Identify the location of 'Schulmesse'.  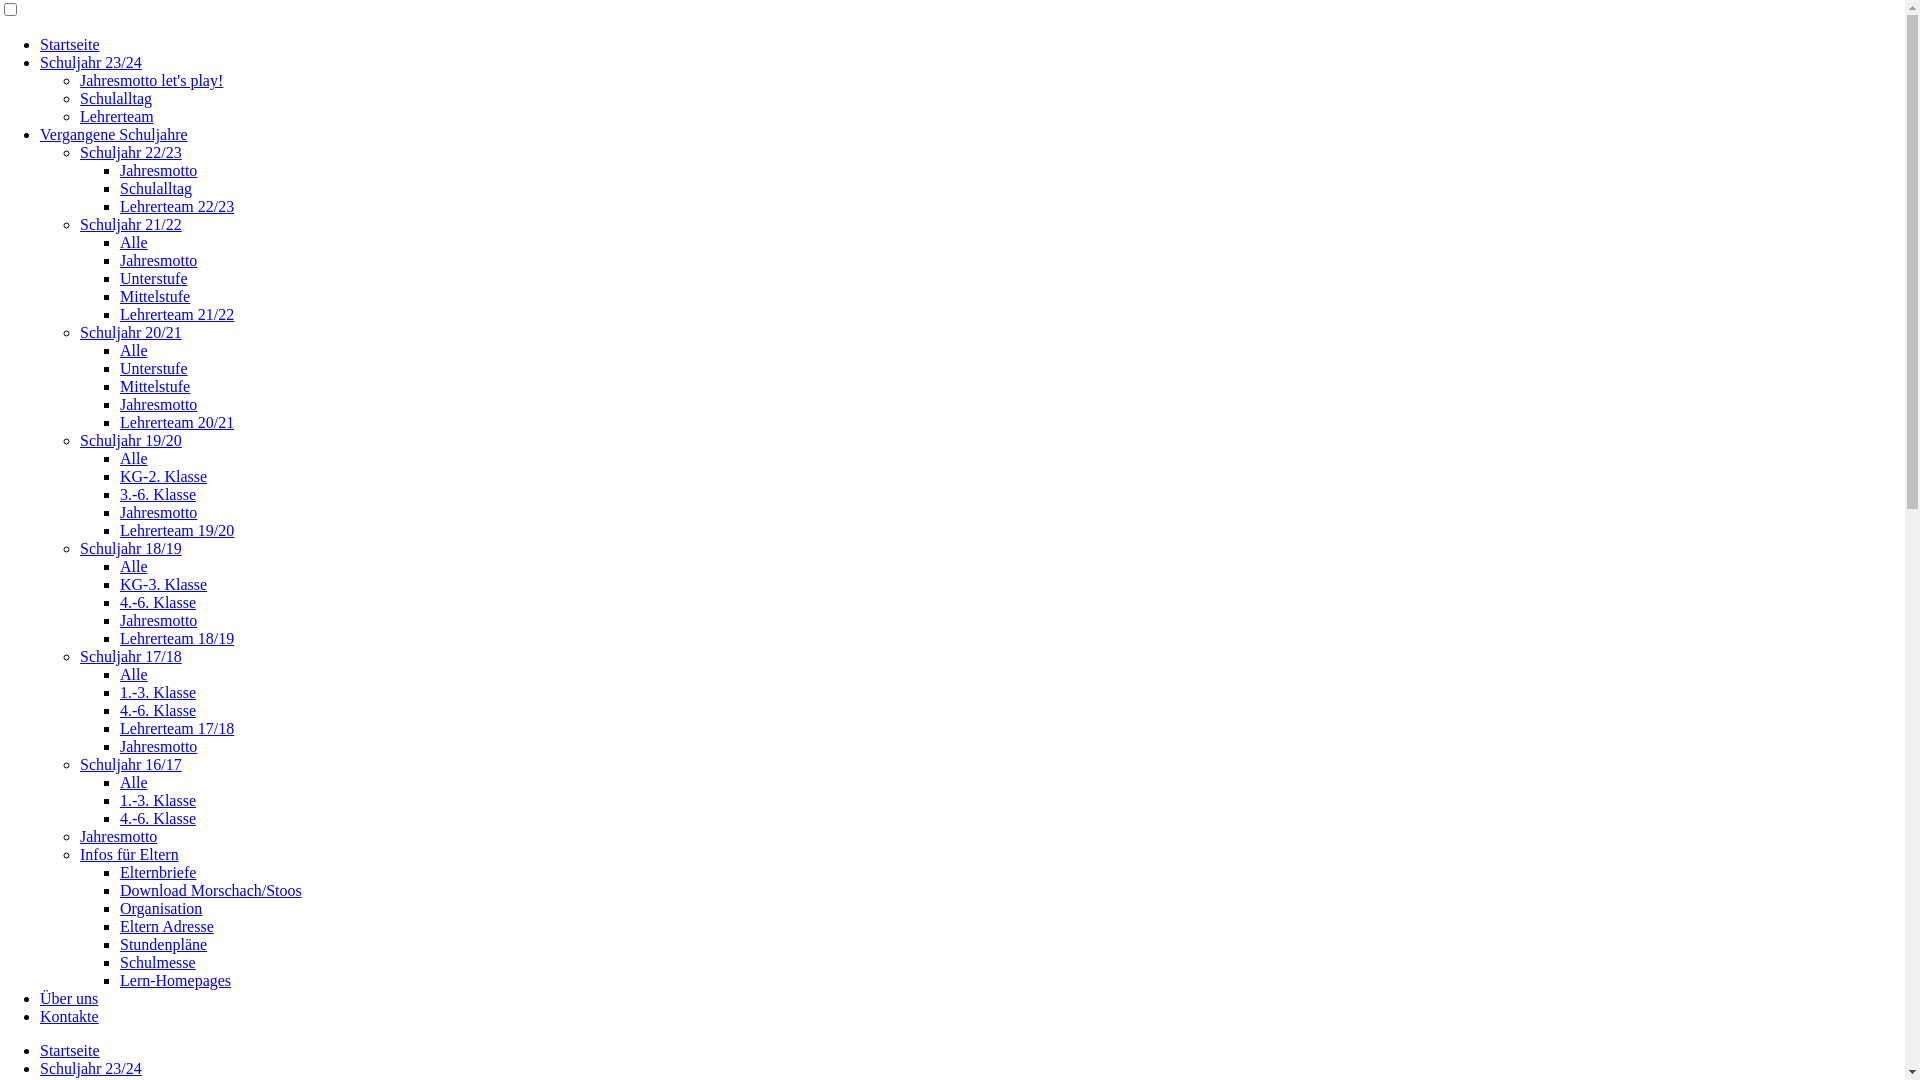
(119, 961).